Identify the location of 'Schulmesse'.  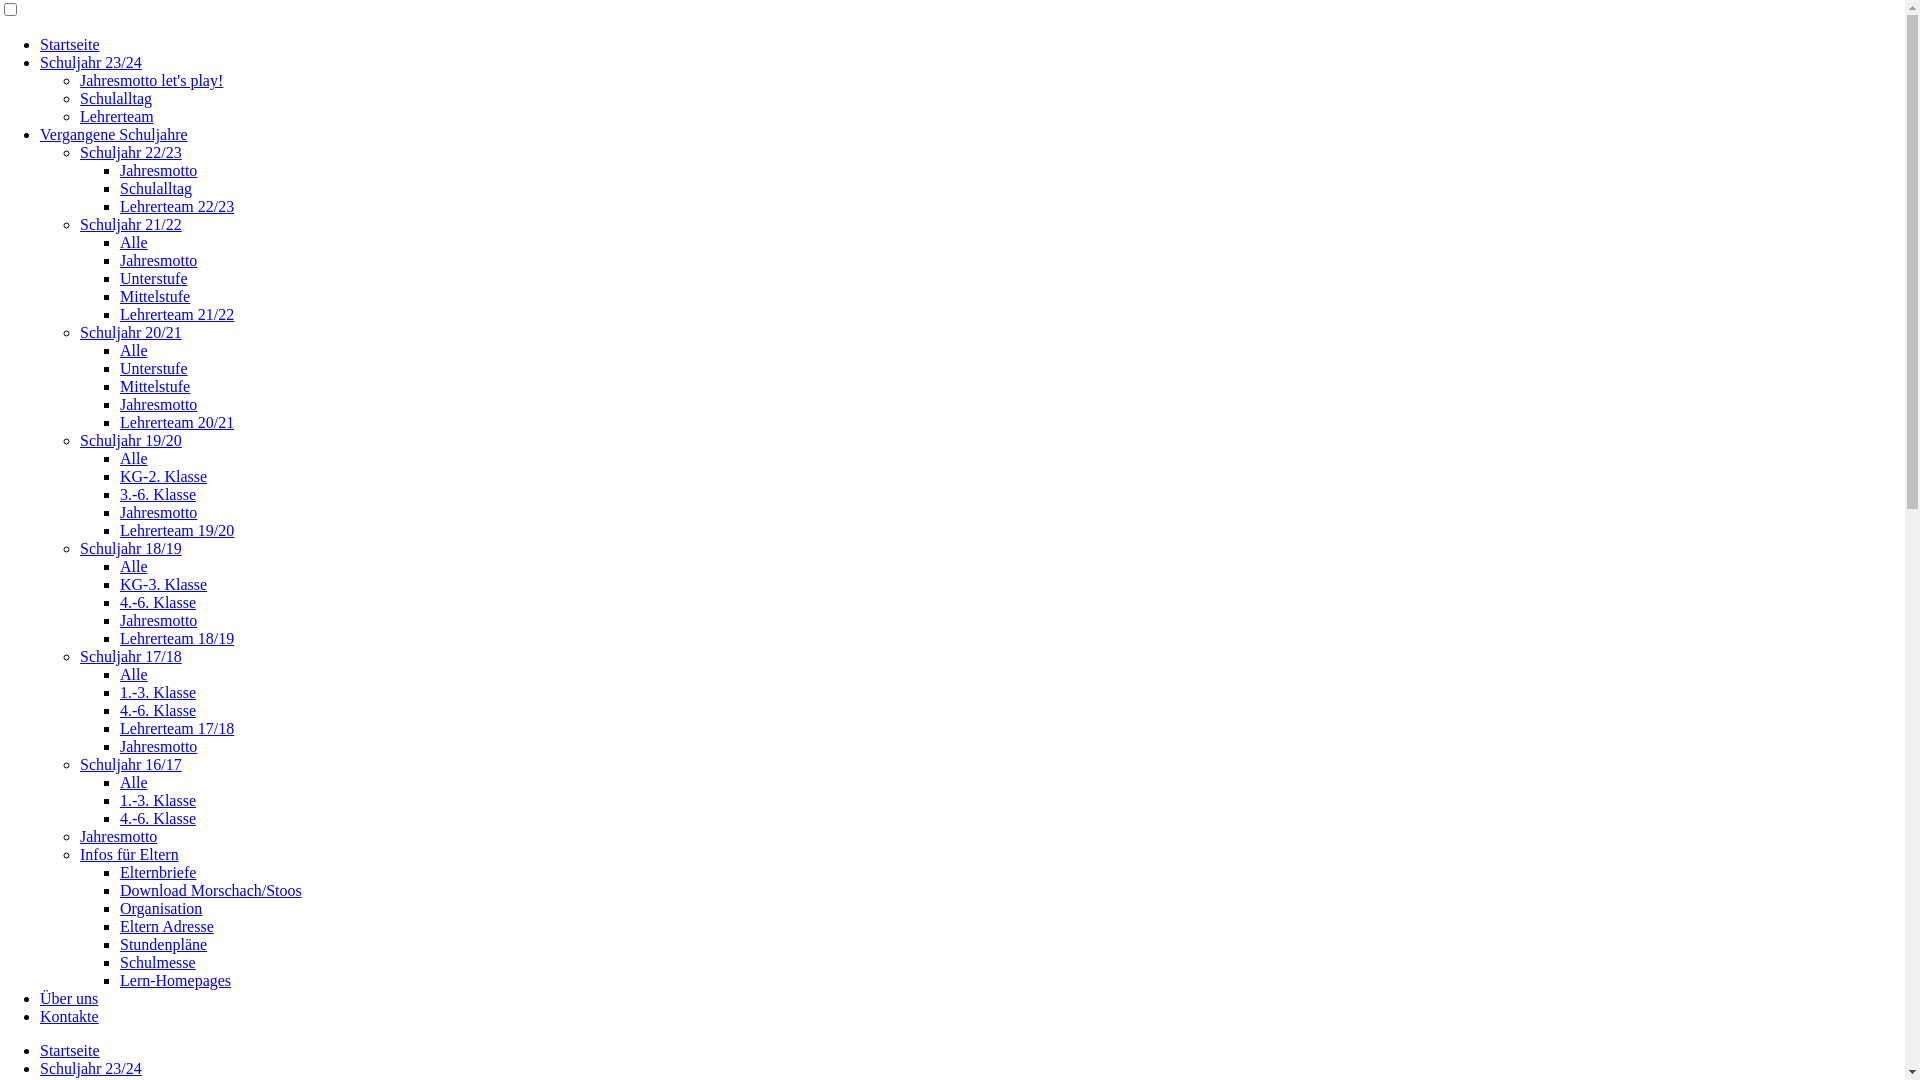
(119, 961).